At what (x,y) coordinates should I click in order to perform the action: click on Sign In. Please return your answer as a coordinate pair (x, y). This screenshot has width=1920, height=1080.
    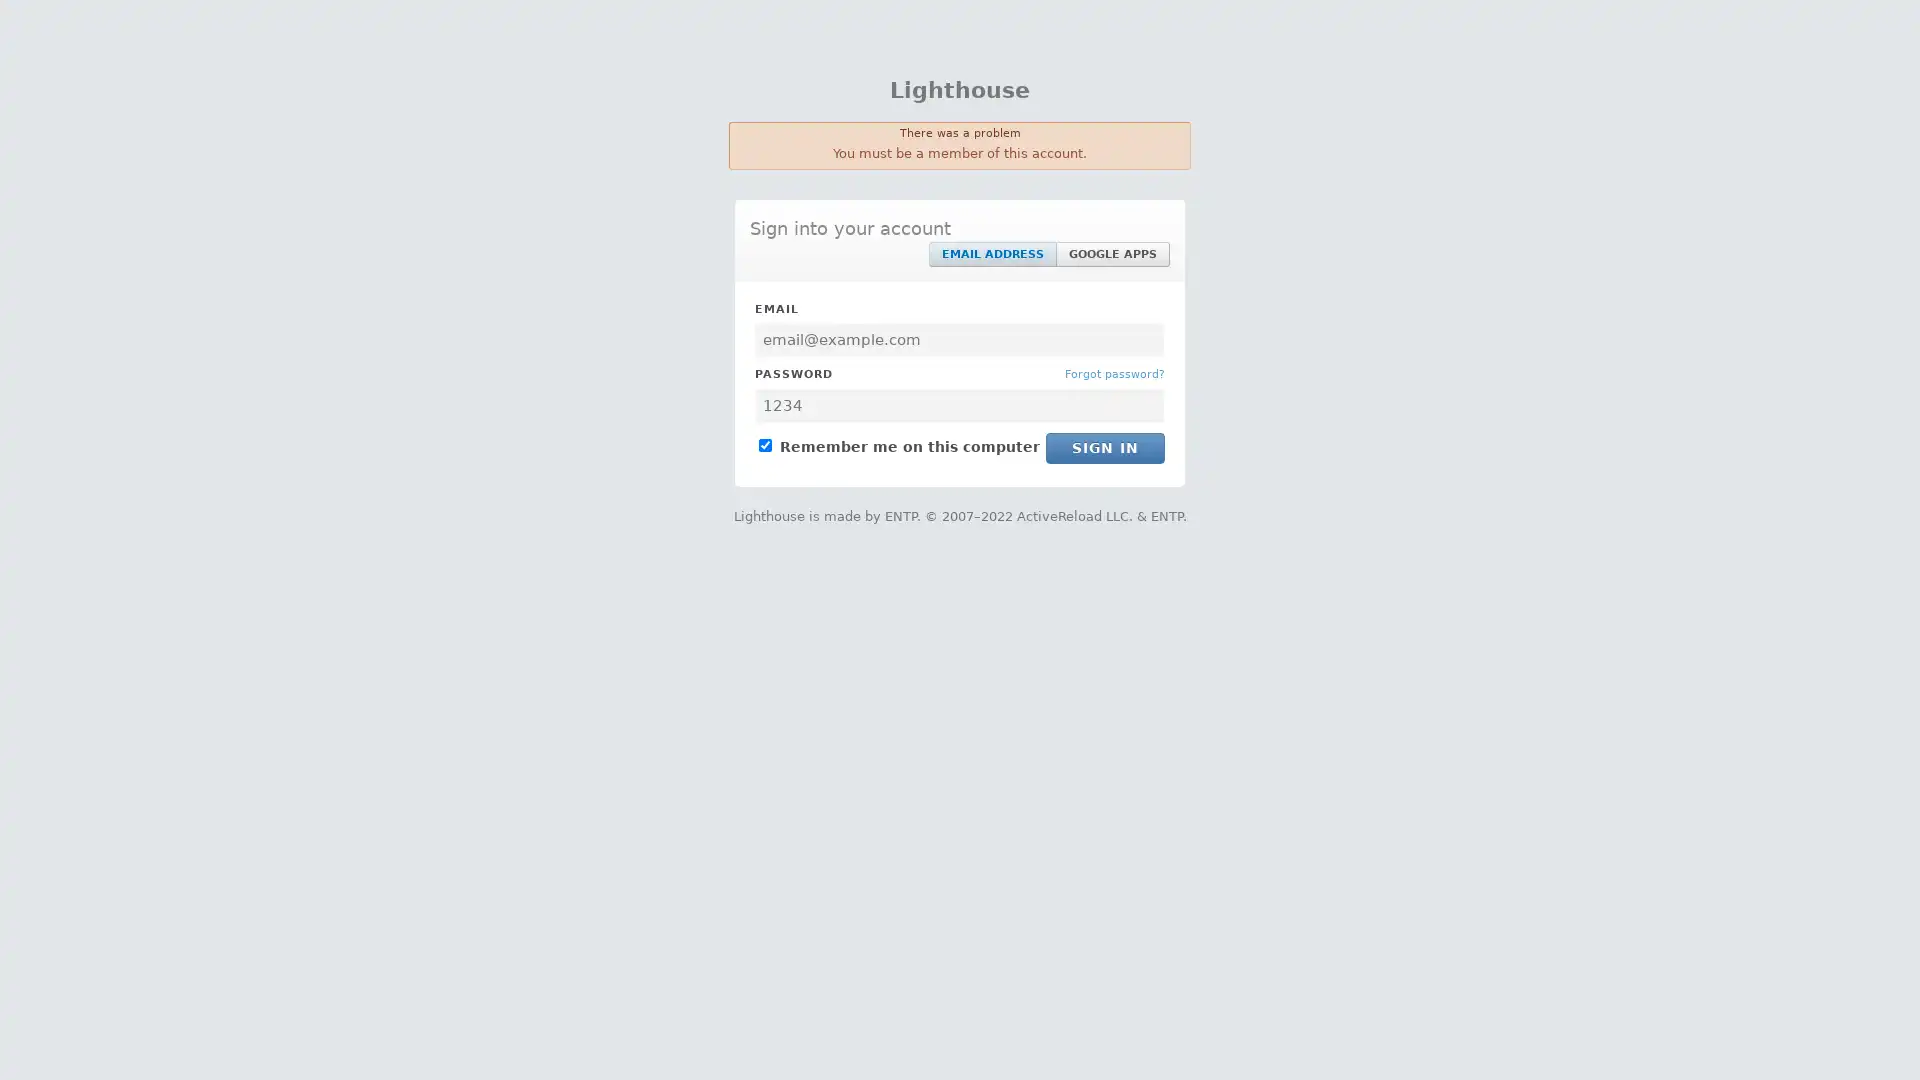
    Looking at the image, I should click on (1104, 446).